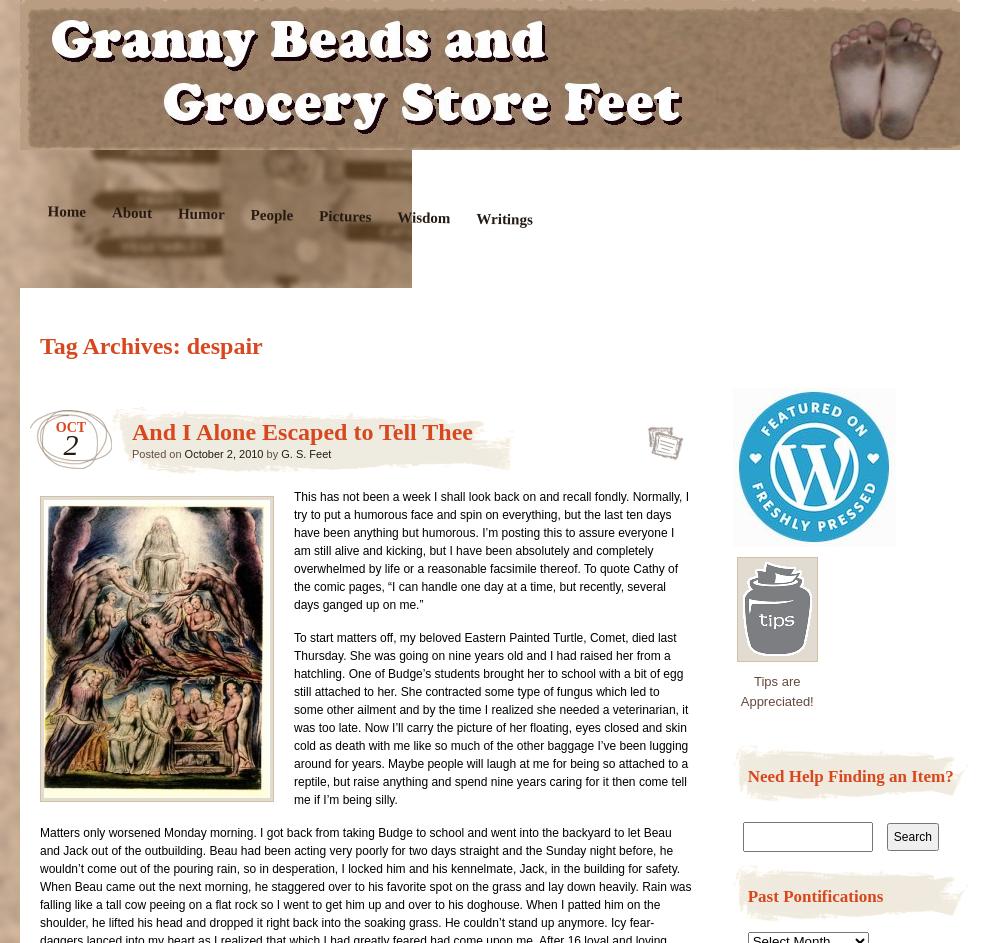 The width and height of the screenshot is (1000, 943). Describe the element at coordinates (746, 776) in the screenshot. I see `'Need Help Finding an Item?'` at that location.